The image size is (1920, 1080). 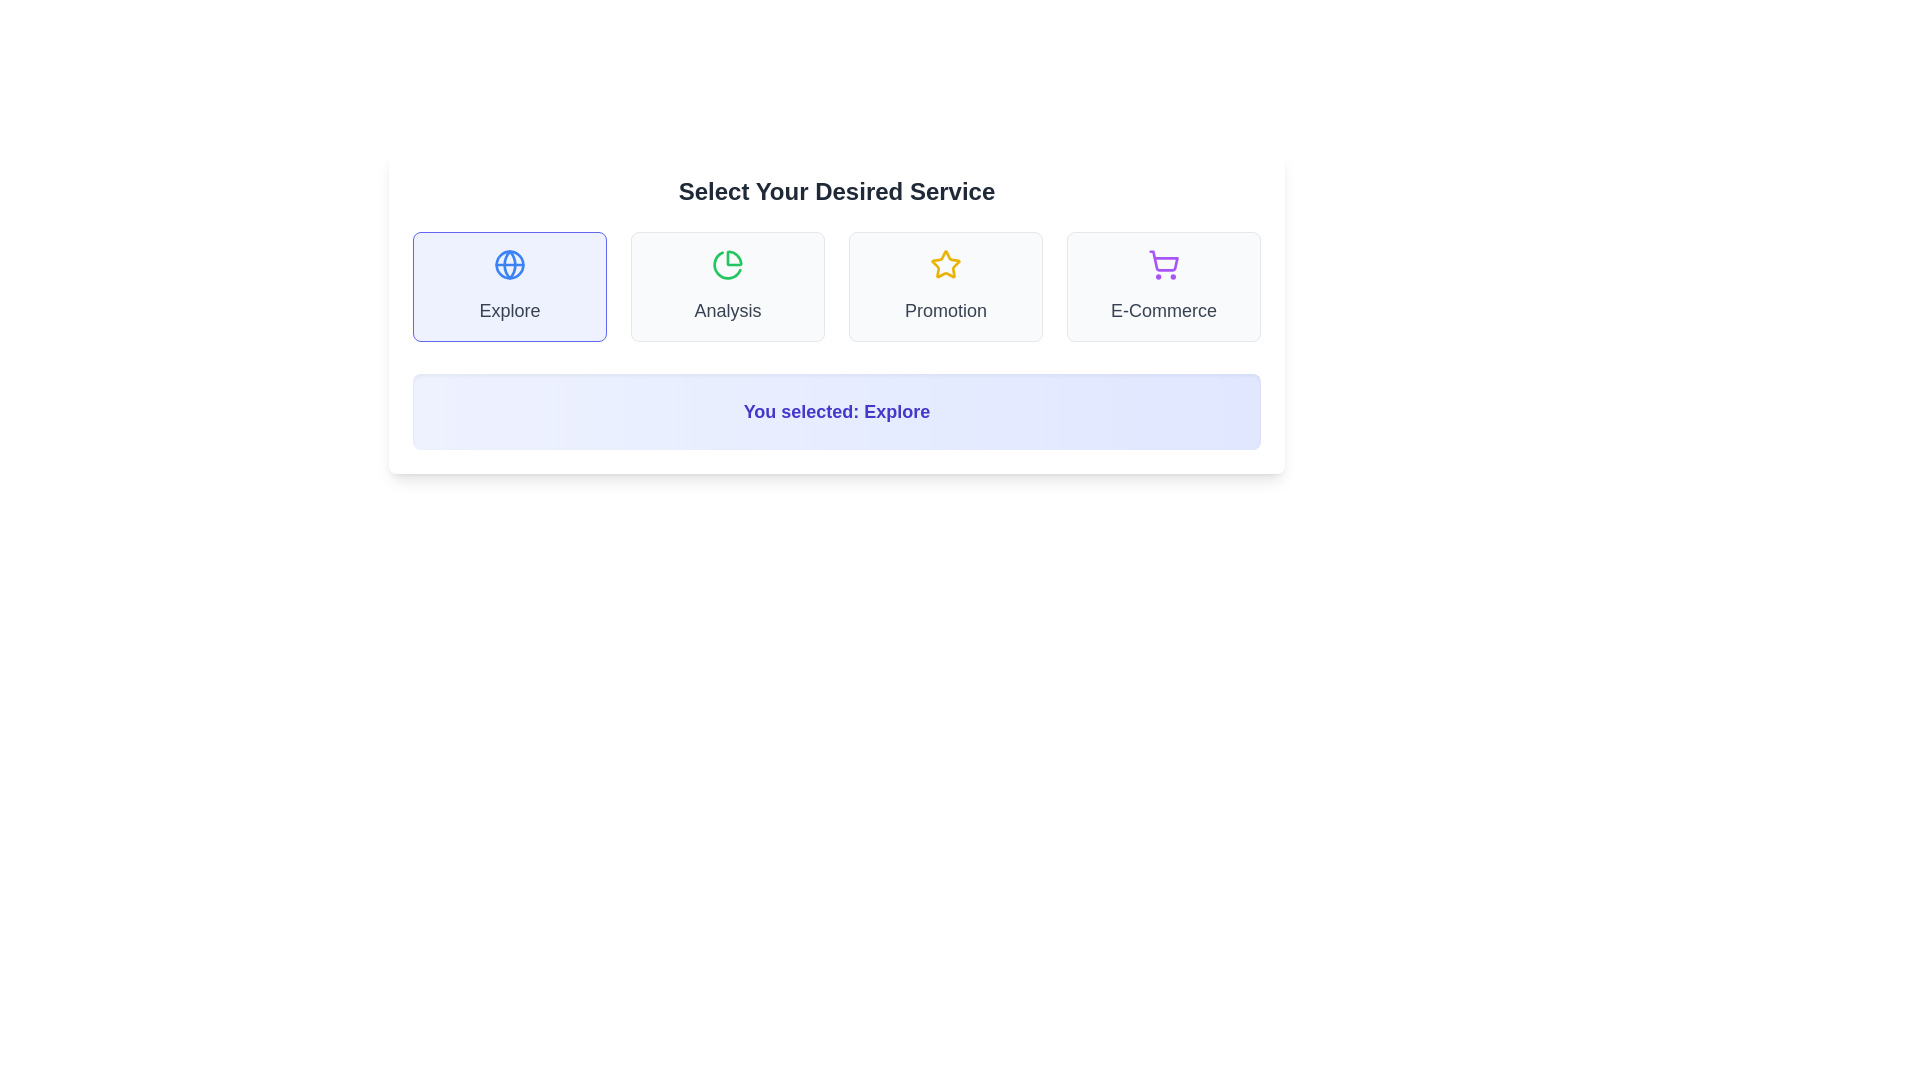 What do you see at coordinates (727, 311) in the screenshot?
I see `the 'Analysis' text label element using tab navigation` at bounding box center [727, 311].